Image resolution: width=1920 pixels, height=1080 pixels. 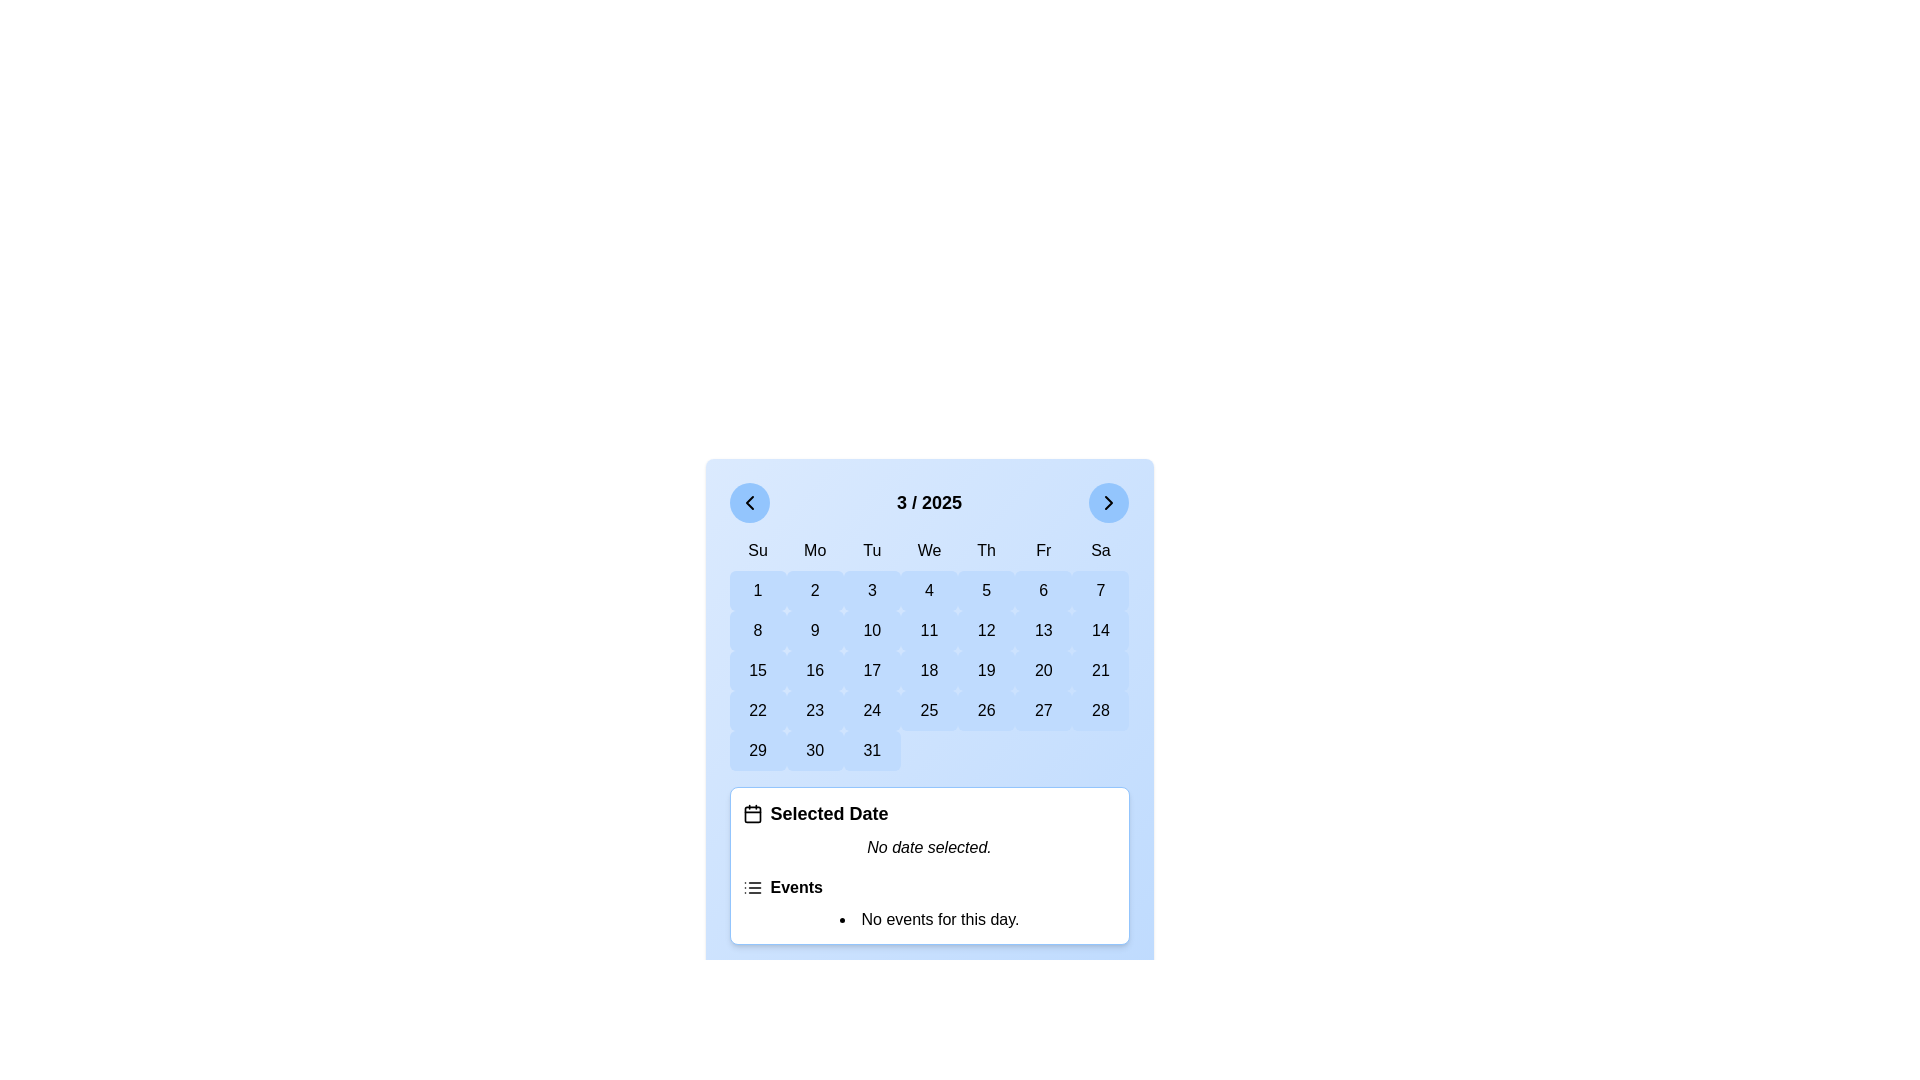 I want to click on the interactive cell in the calendar representing the 10th day of the month, so click(x=872, y=631).